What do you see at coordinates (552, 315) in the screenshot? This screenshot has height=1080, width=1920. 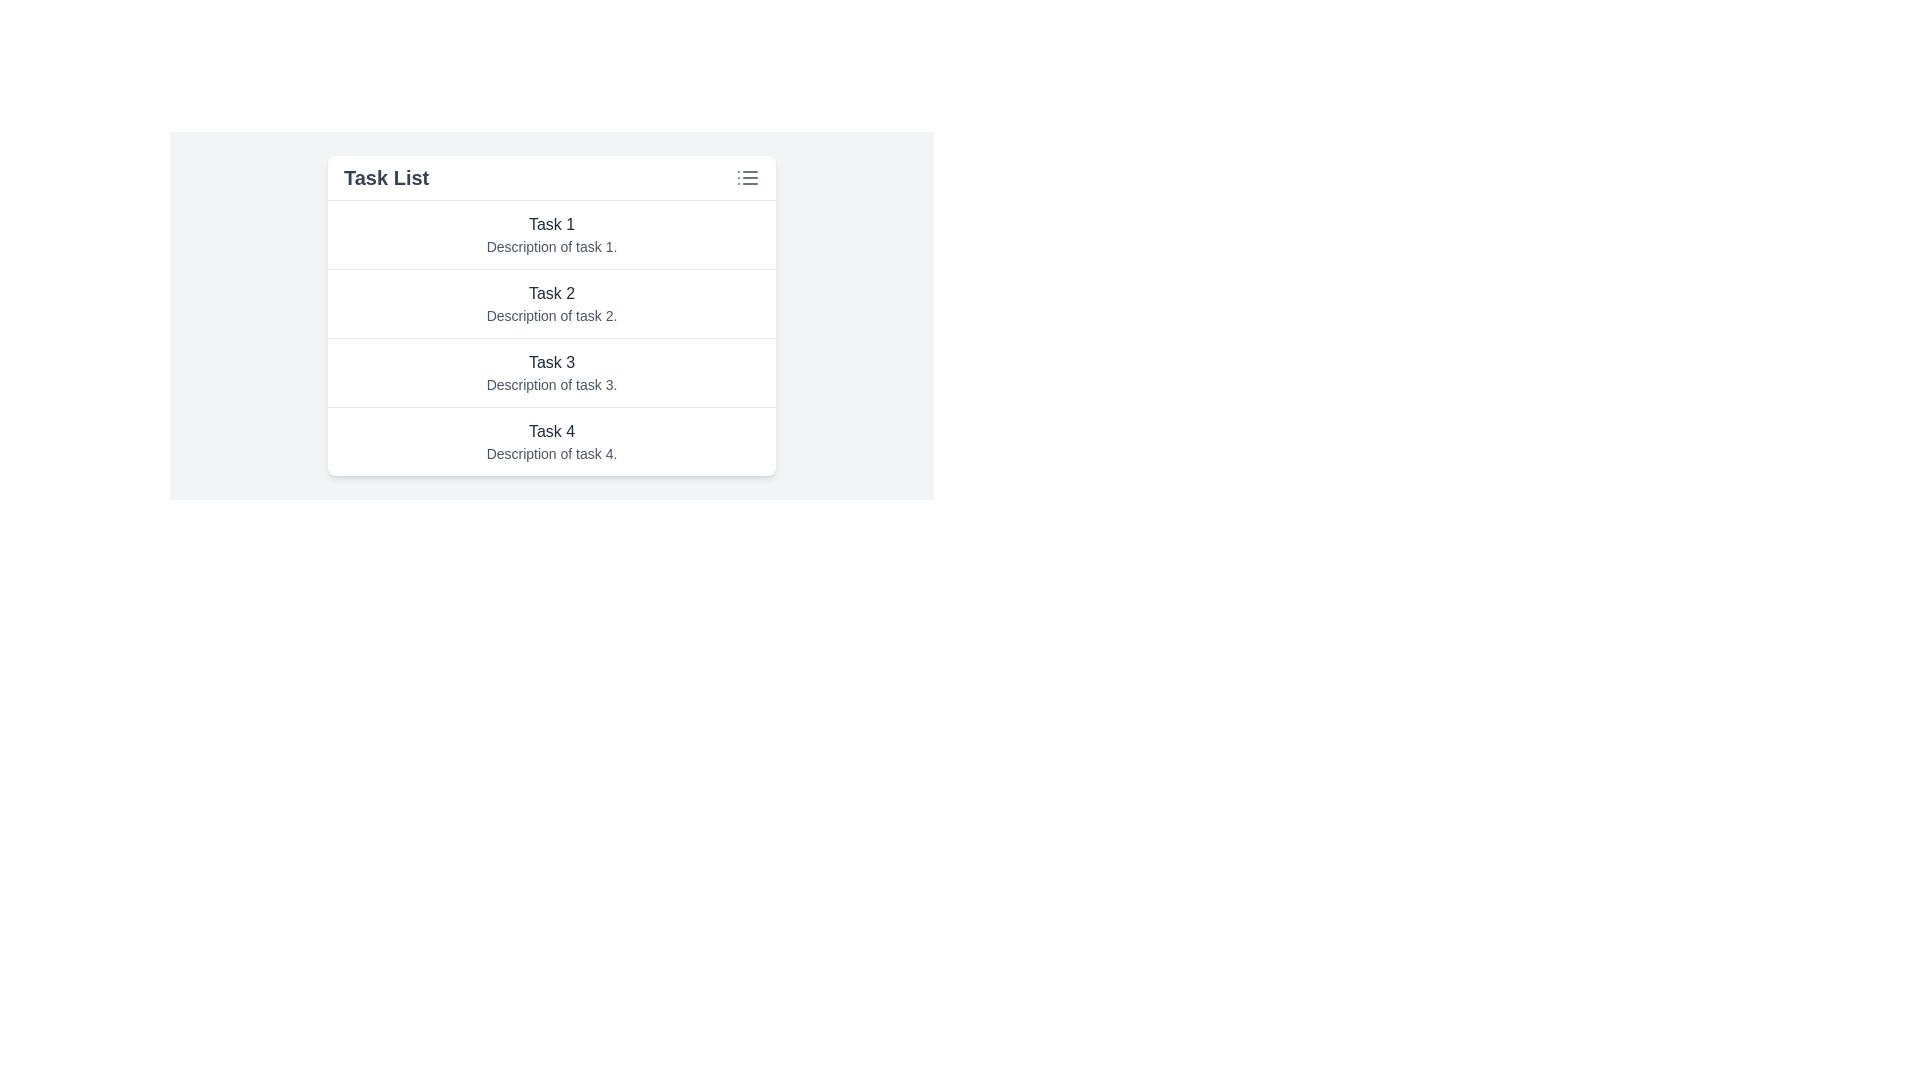 I see `the informational Text label titled 'Task 2', which is located directly below the title in a vertical task list` at bounding box center [552, 315].